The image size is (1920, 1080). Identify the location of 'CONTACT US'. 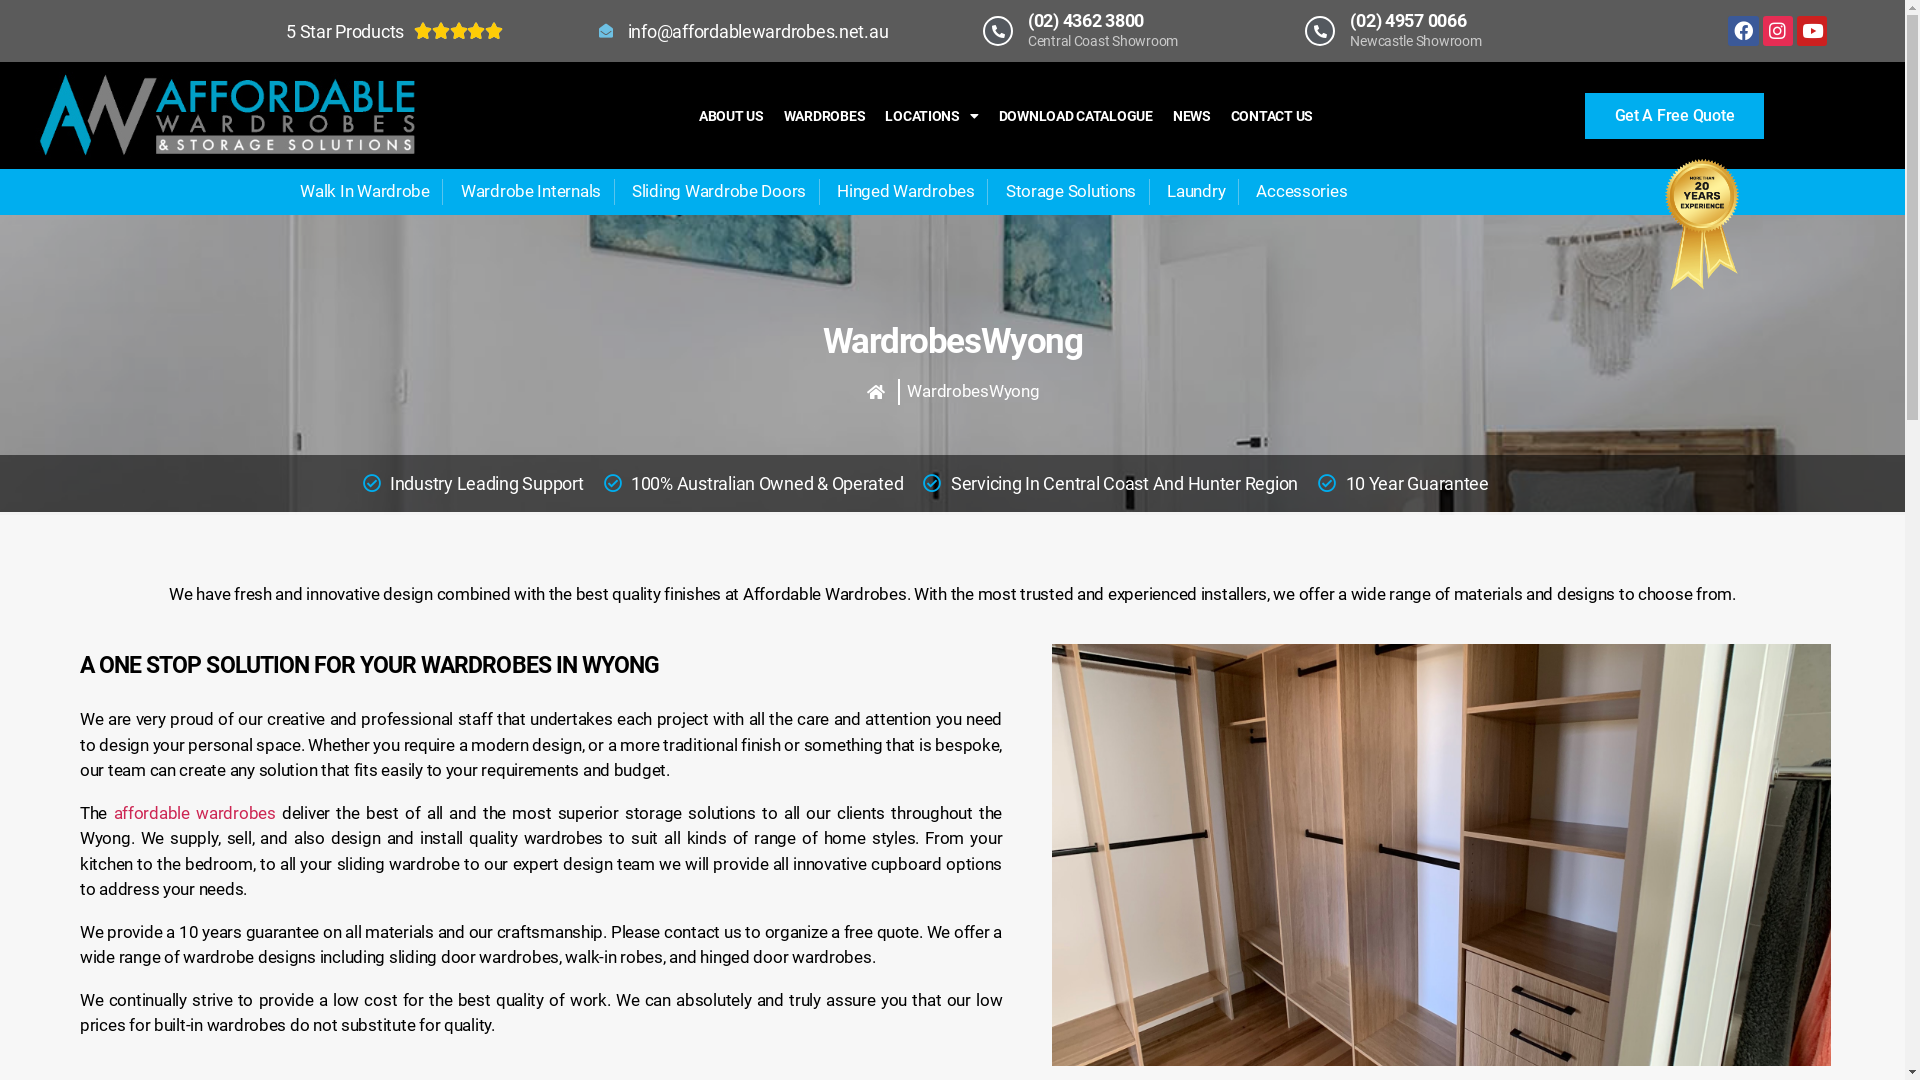
(1271, 115).